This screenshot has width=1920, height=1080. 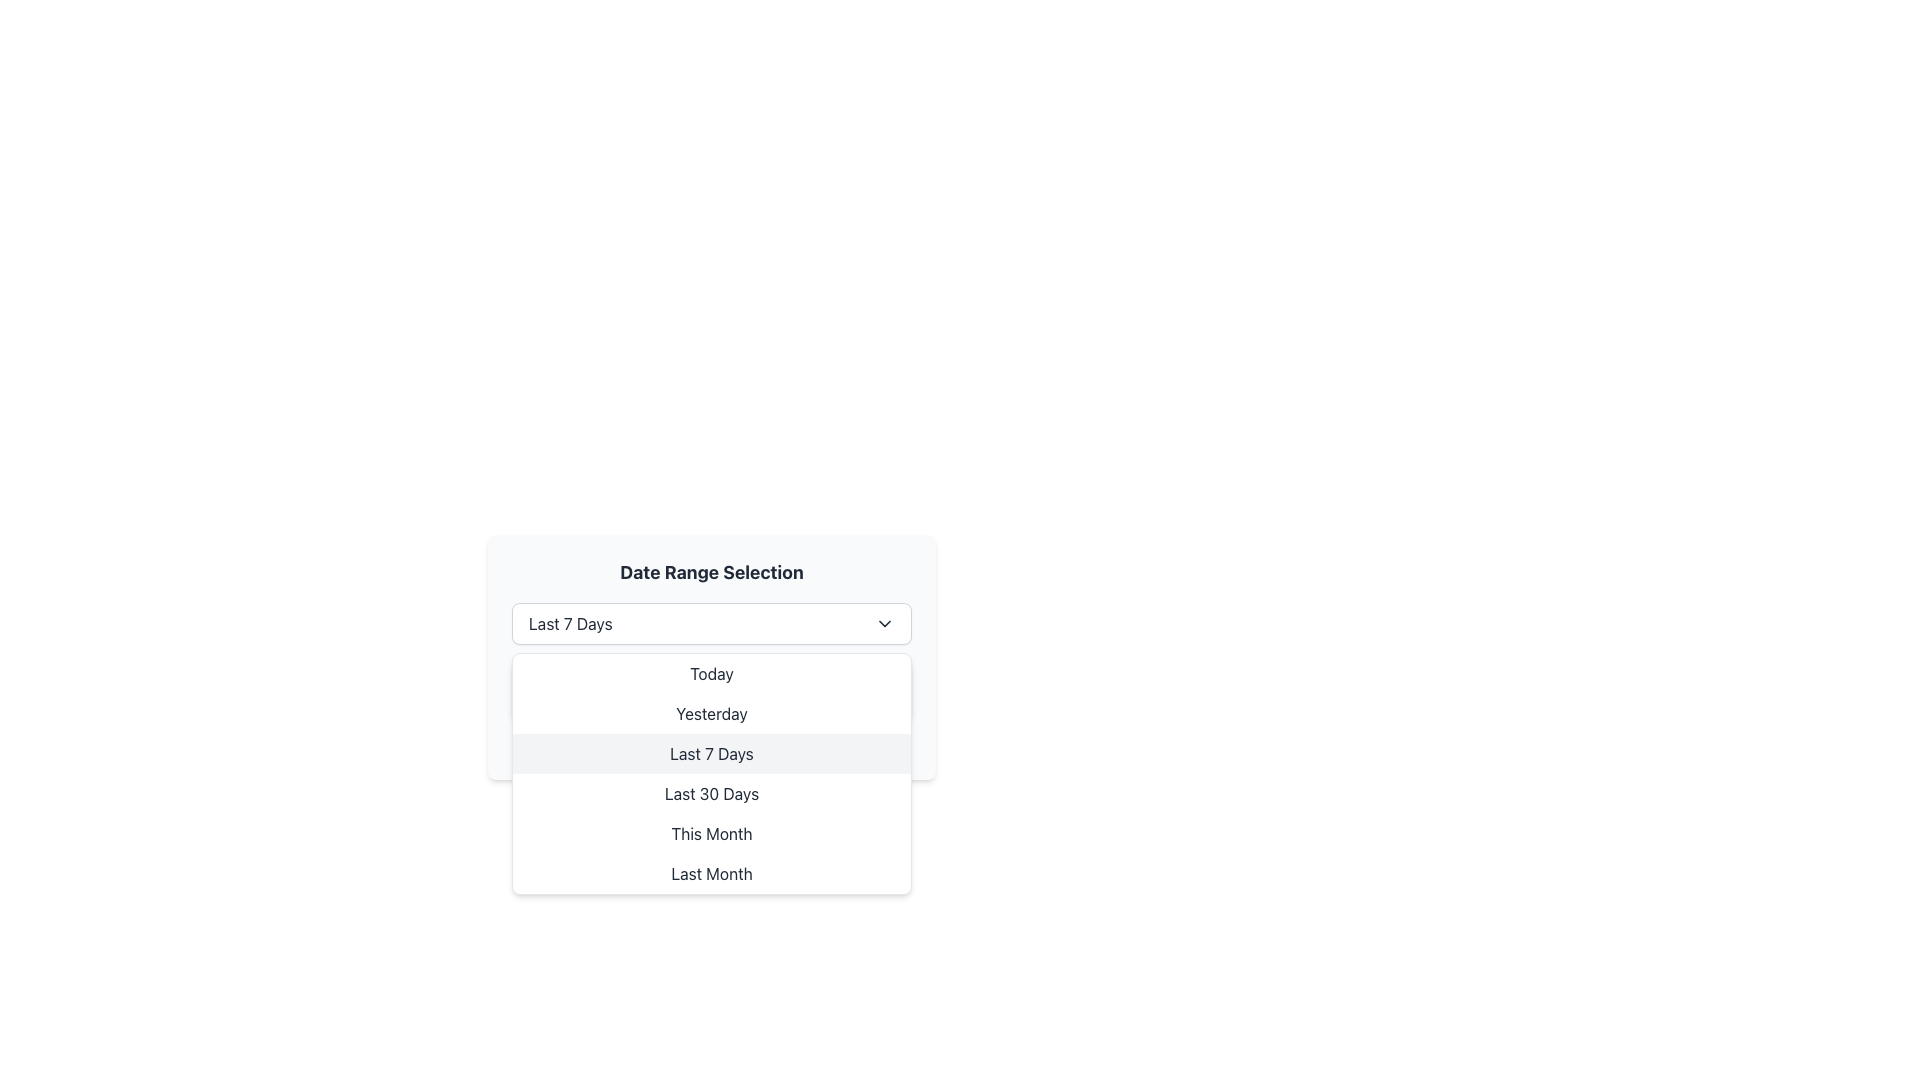 I want to click on the 'Yesterday' option in the date range selection dropdown menu, which is the second item below 'Today' and above 'Last 7 Days', so click(x=711, y=712).